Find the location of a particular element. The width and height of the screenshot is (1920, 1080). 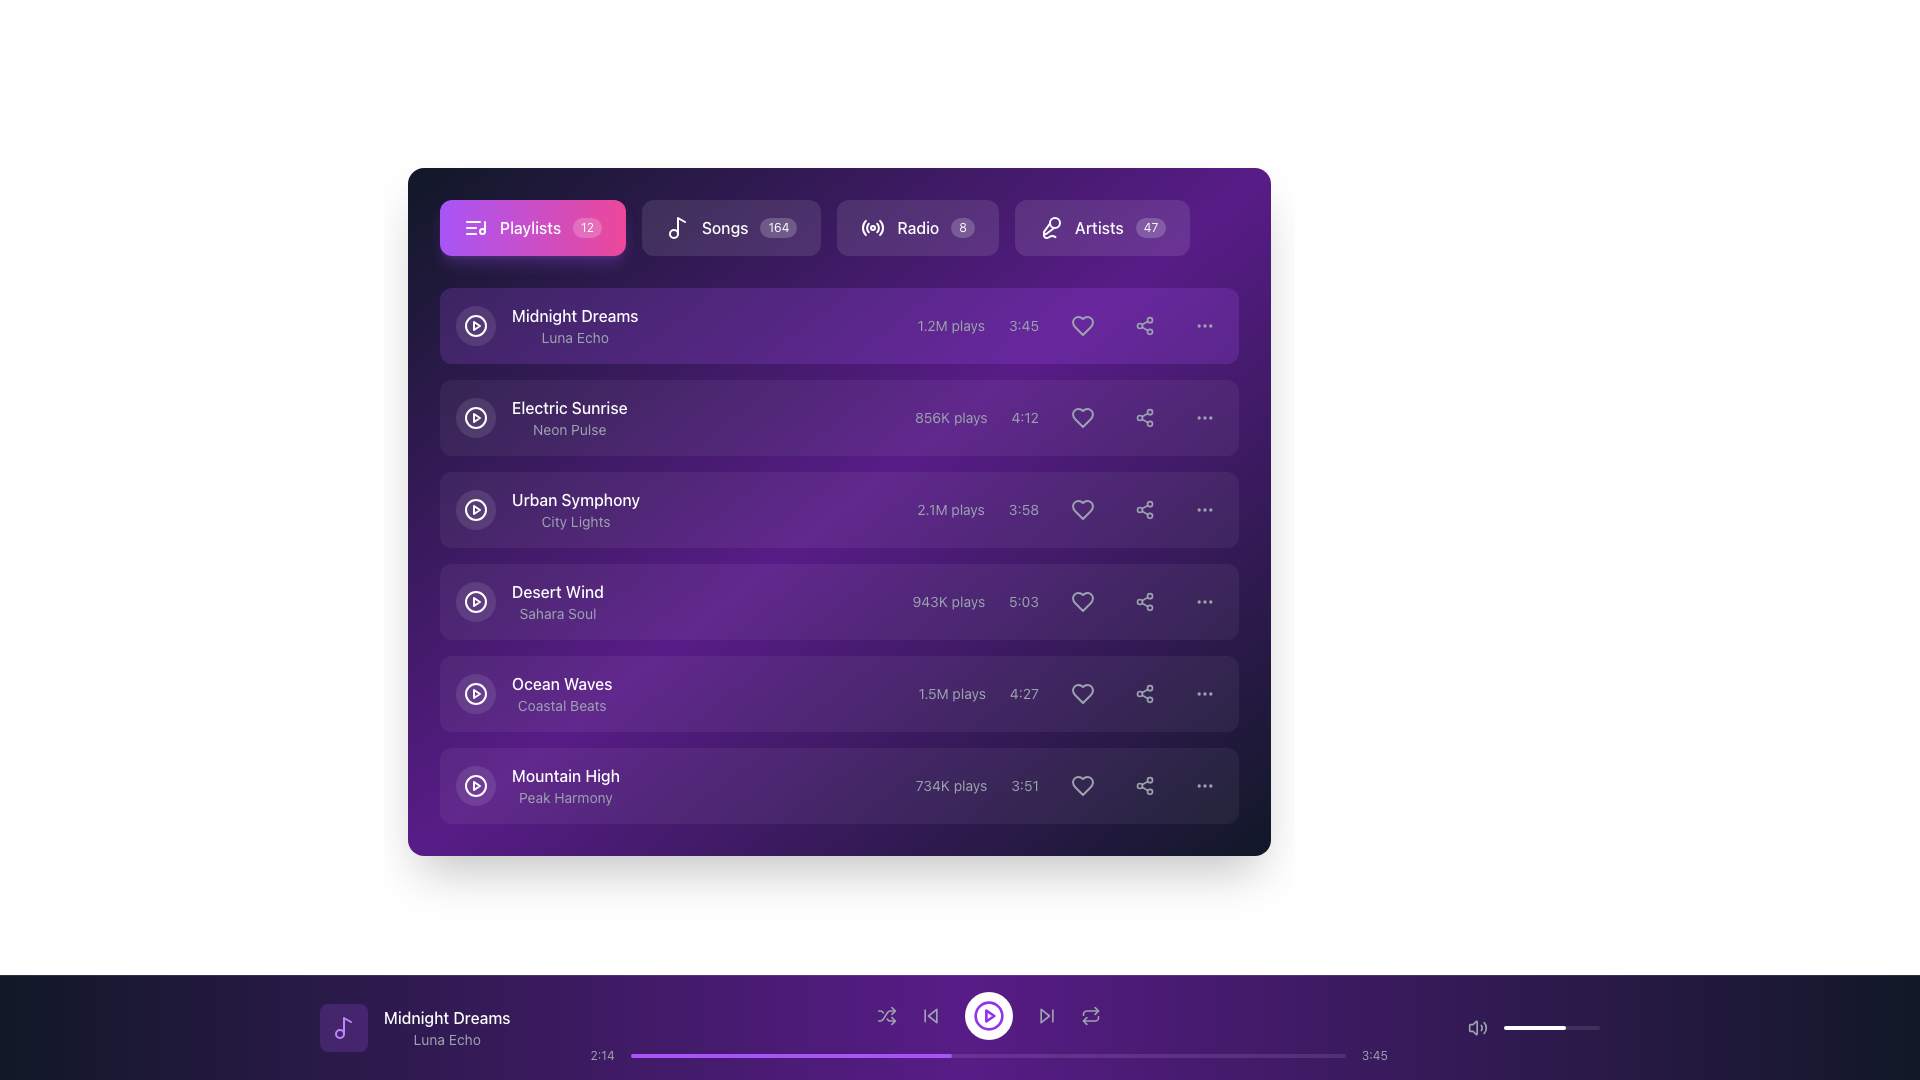

progress is located at coordinates (1317, 1055).